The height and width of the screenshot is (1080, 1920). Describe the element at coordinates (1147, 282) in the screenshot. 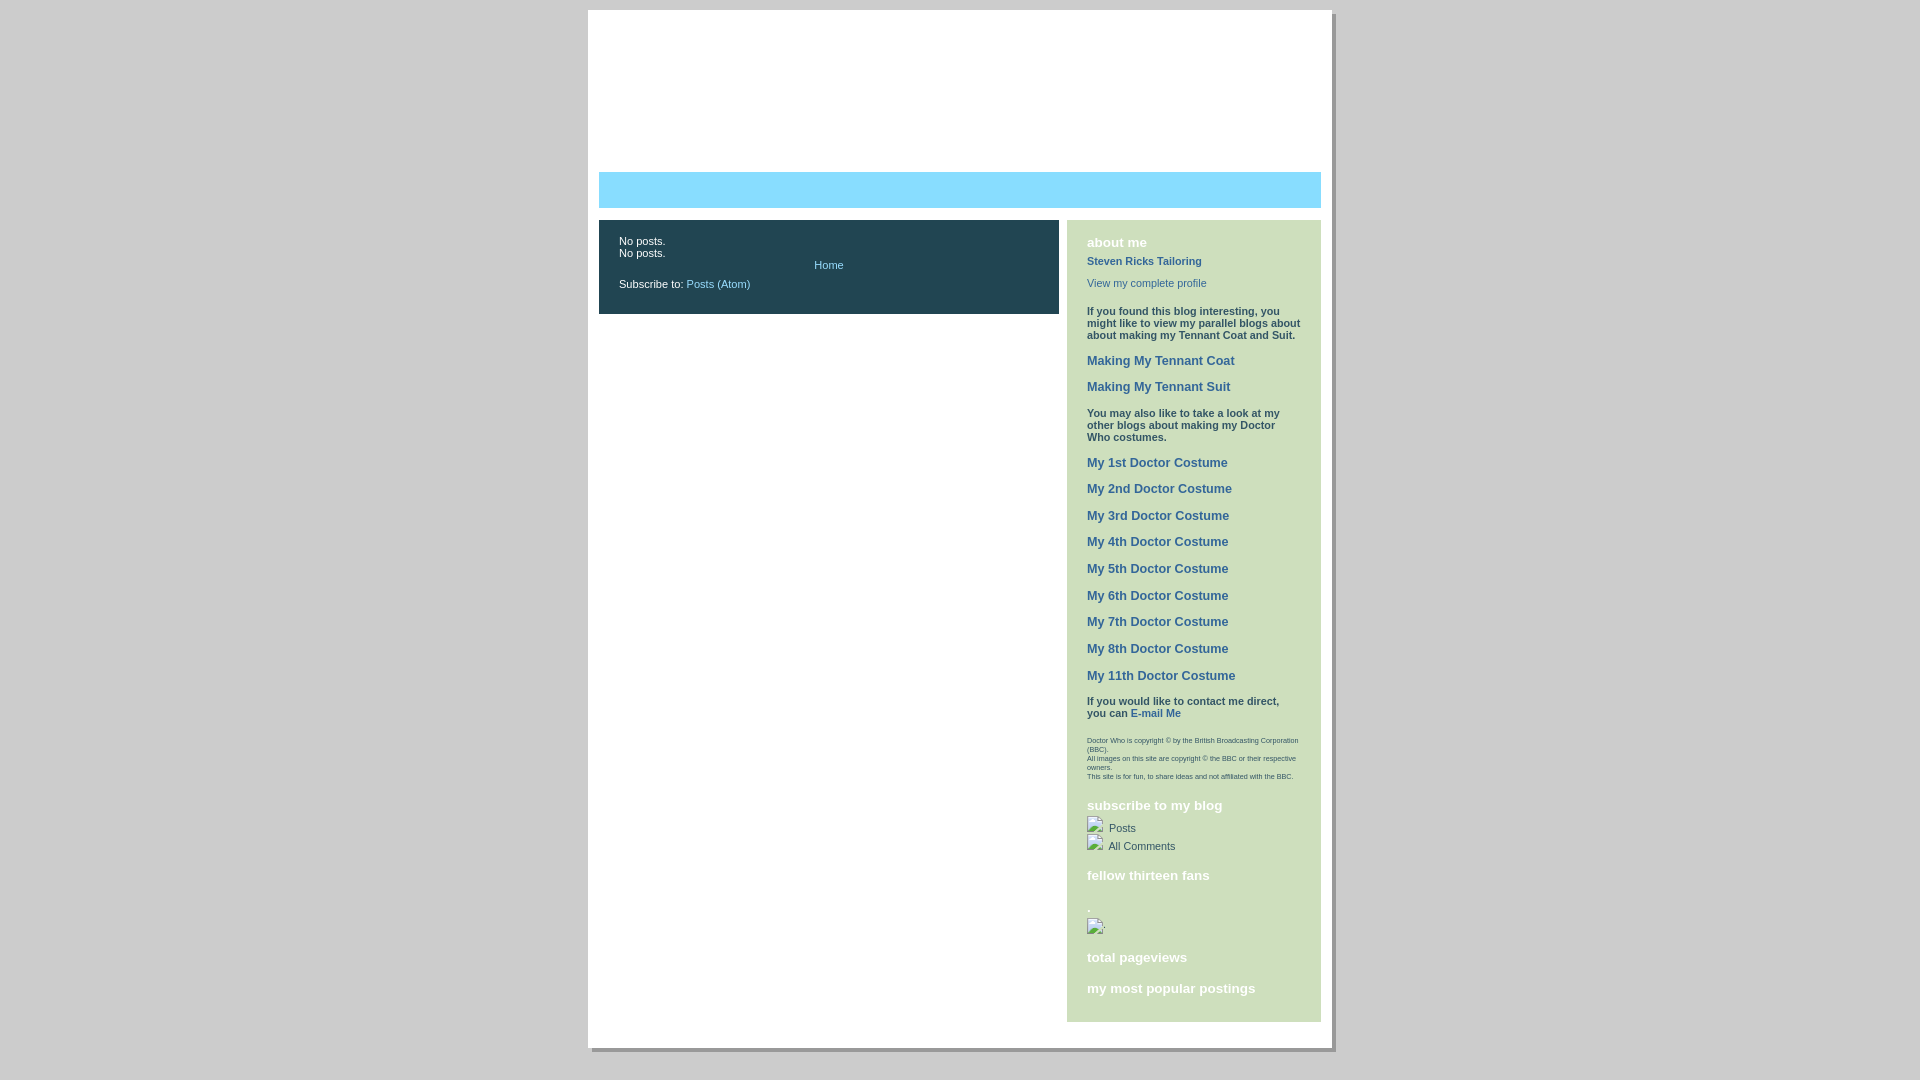

I see `'View my complete profile'` at that location.